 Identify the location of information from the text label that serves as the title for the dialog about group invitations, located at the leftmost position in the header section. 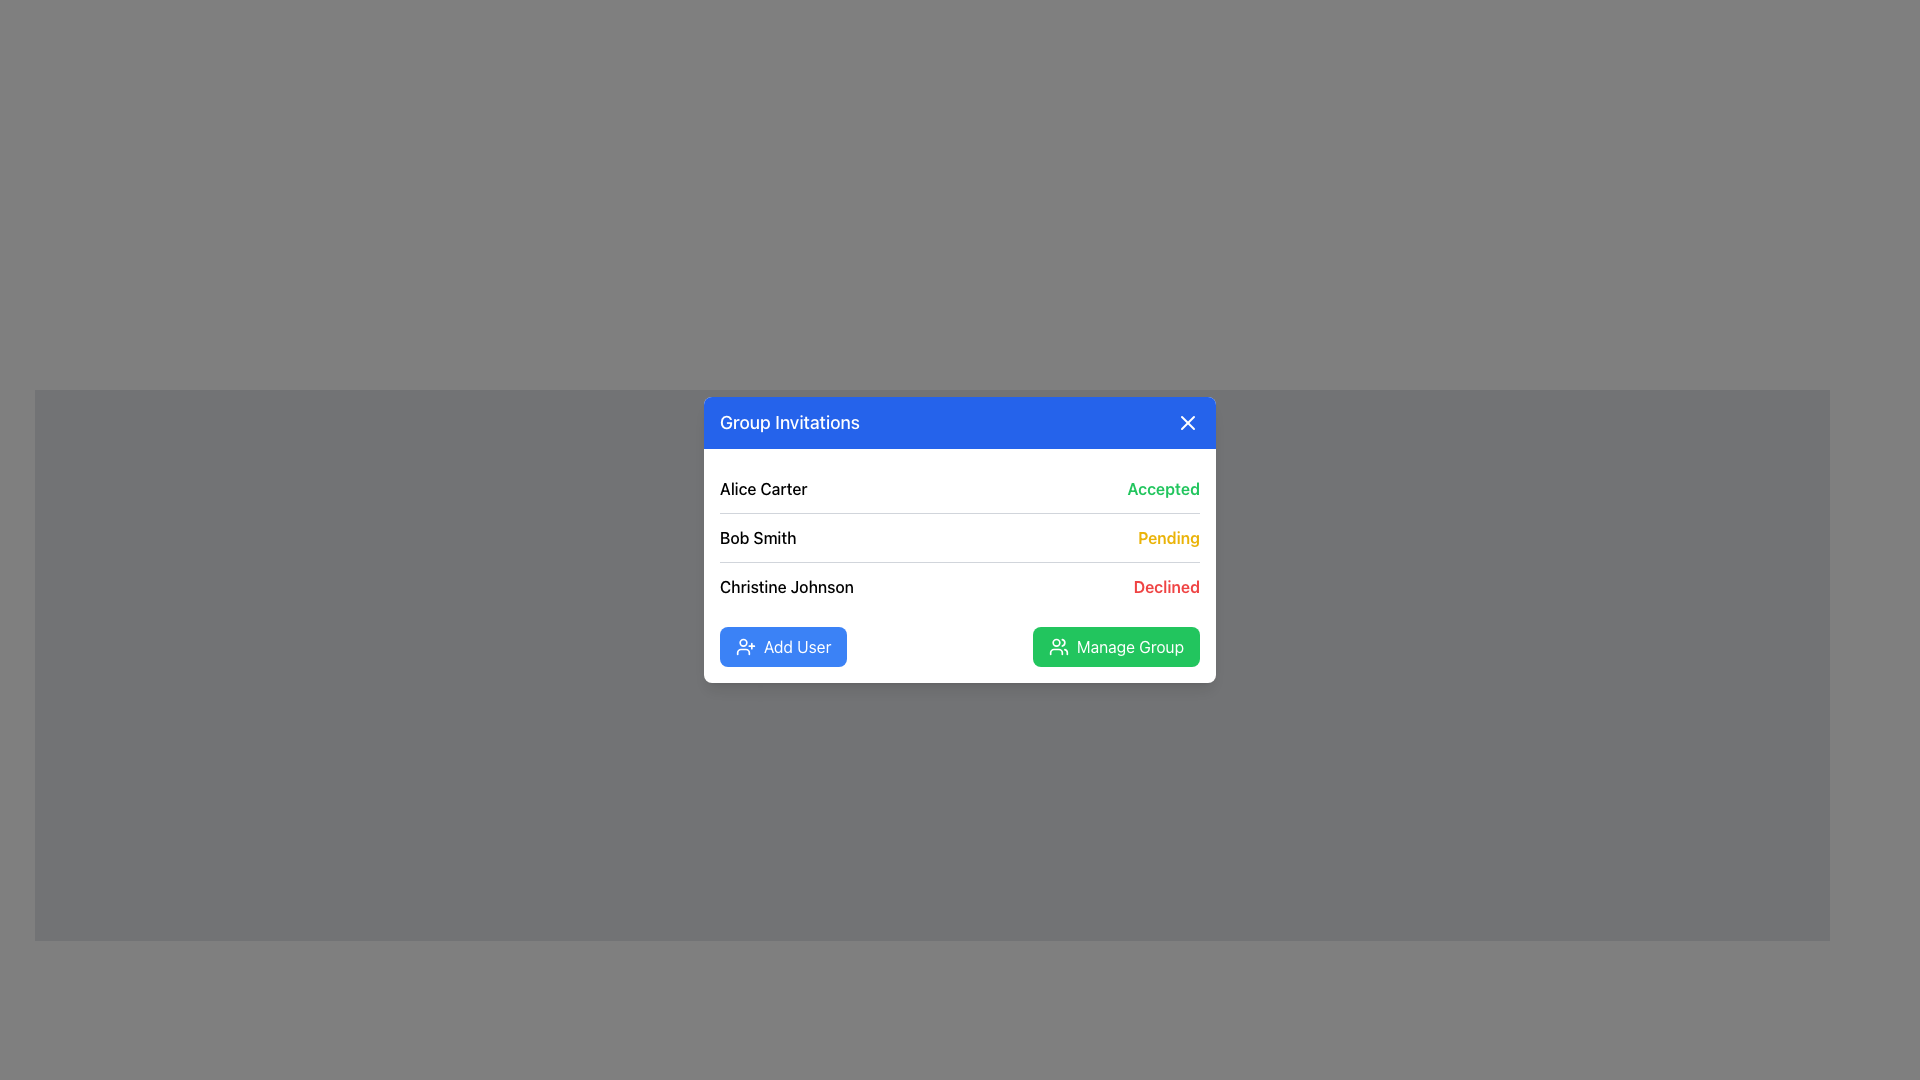
(788, 422).